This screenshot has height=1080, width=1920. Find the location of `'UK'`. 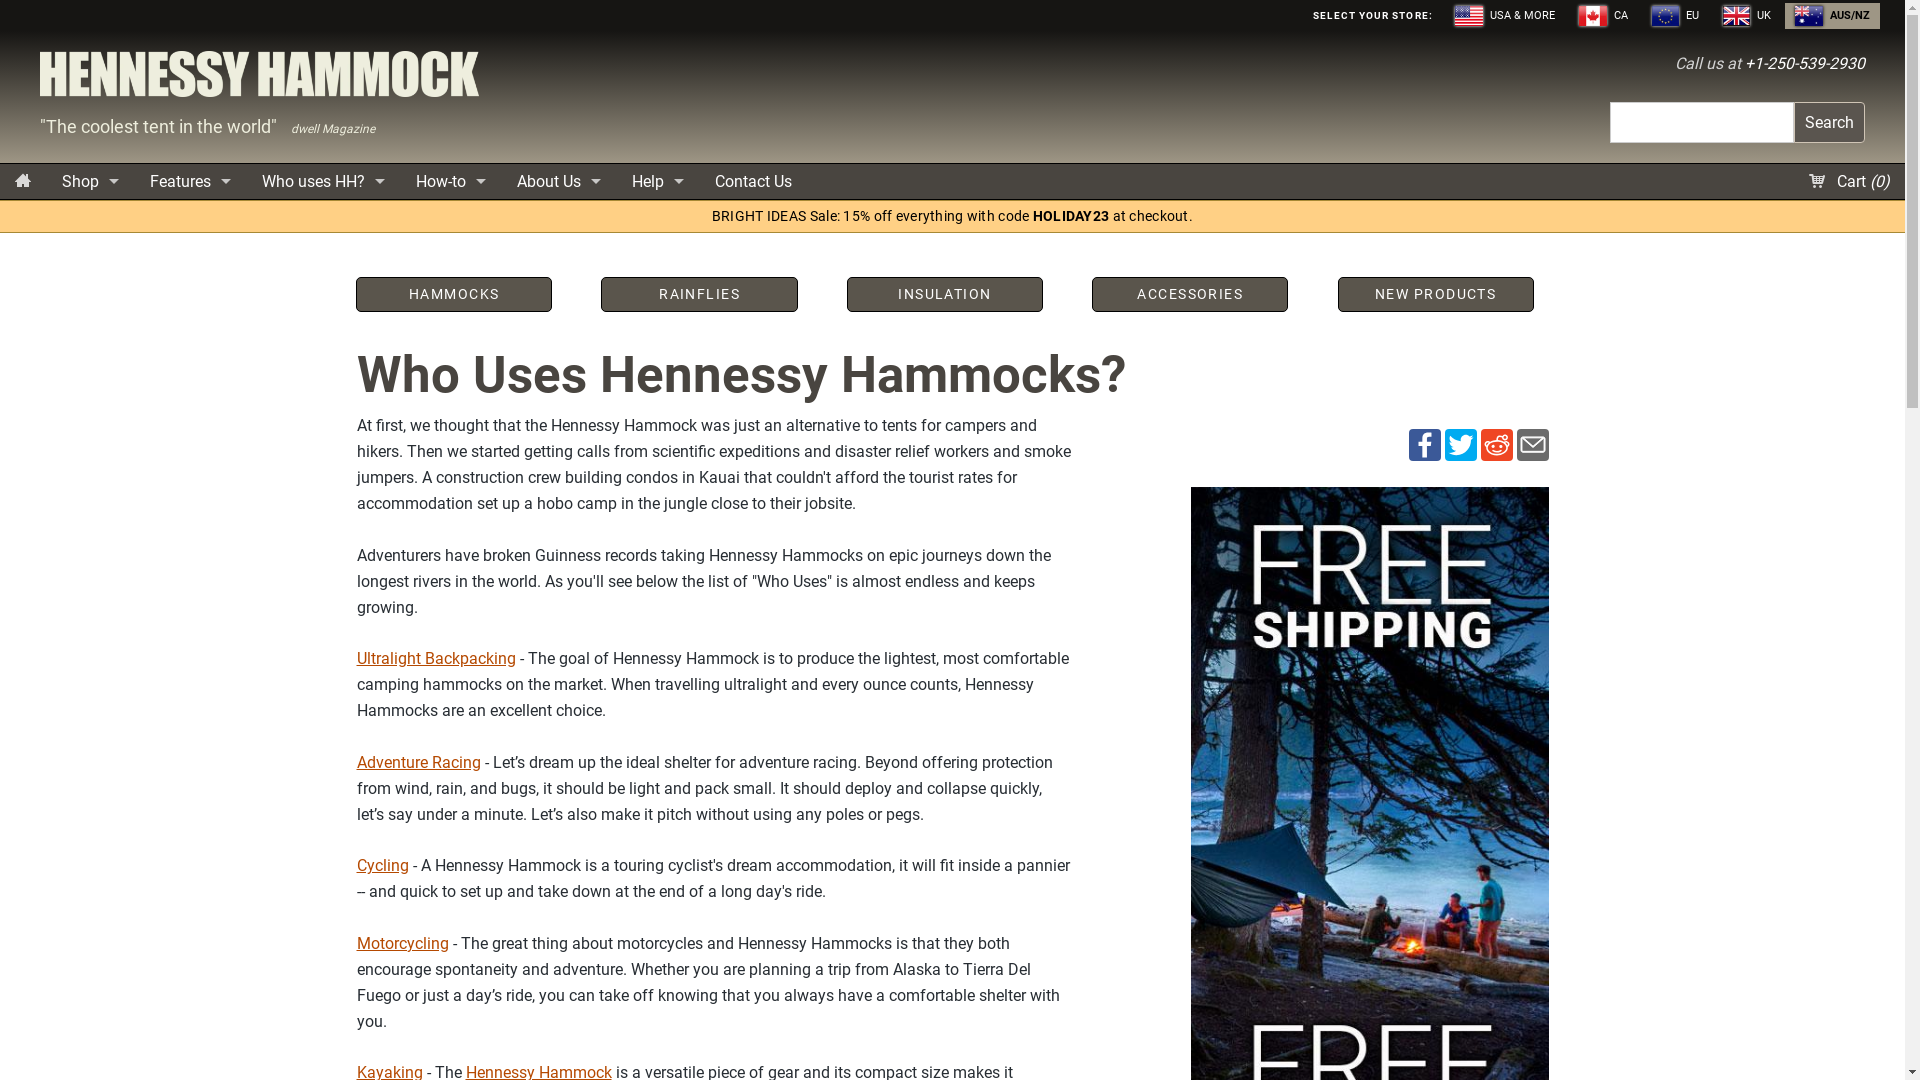

'UK' is located at coordinates (1746, 15).